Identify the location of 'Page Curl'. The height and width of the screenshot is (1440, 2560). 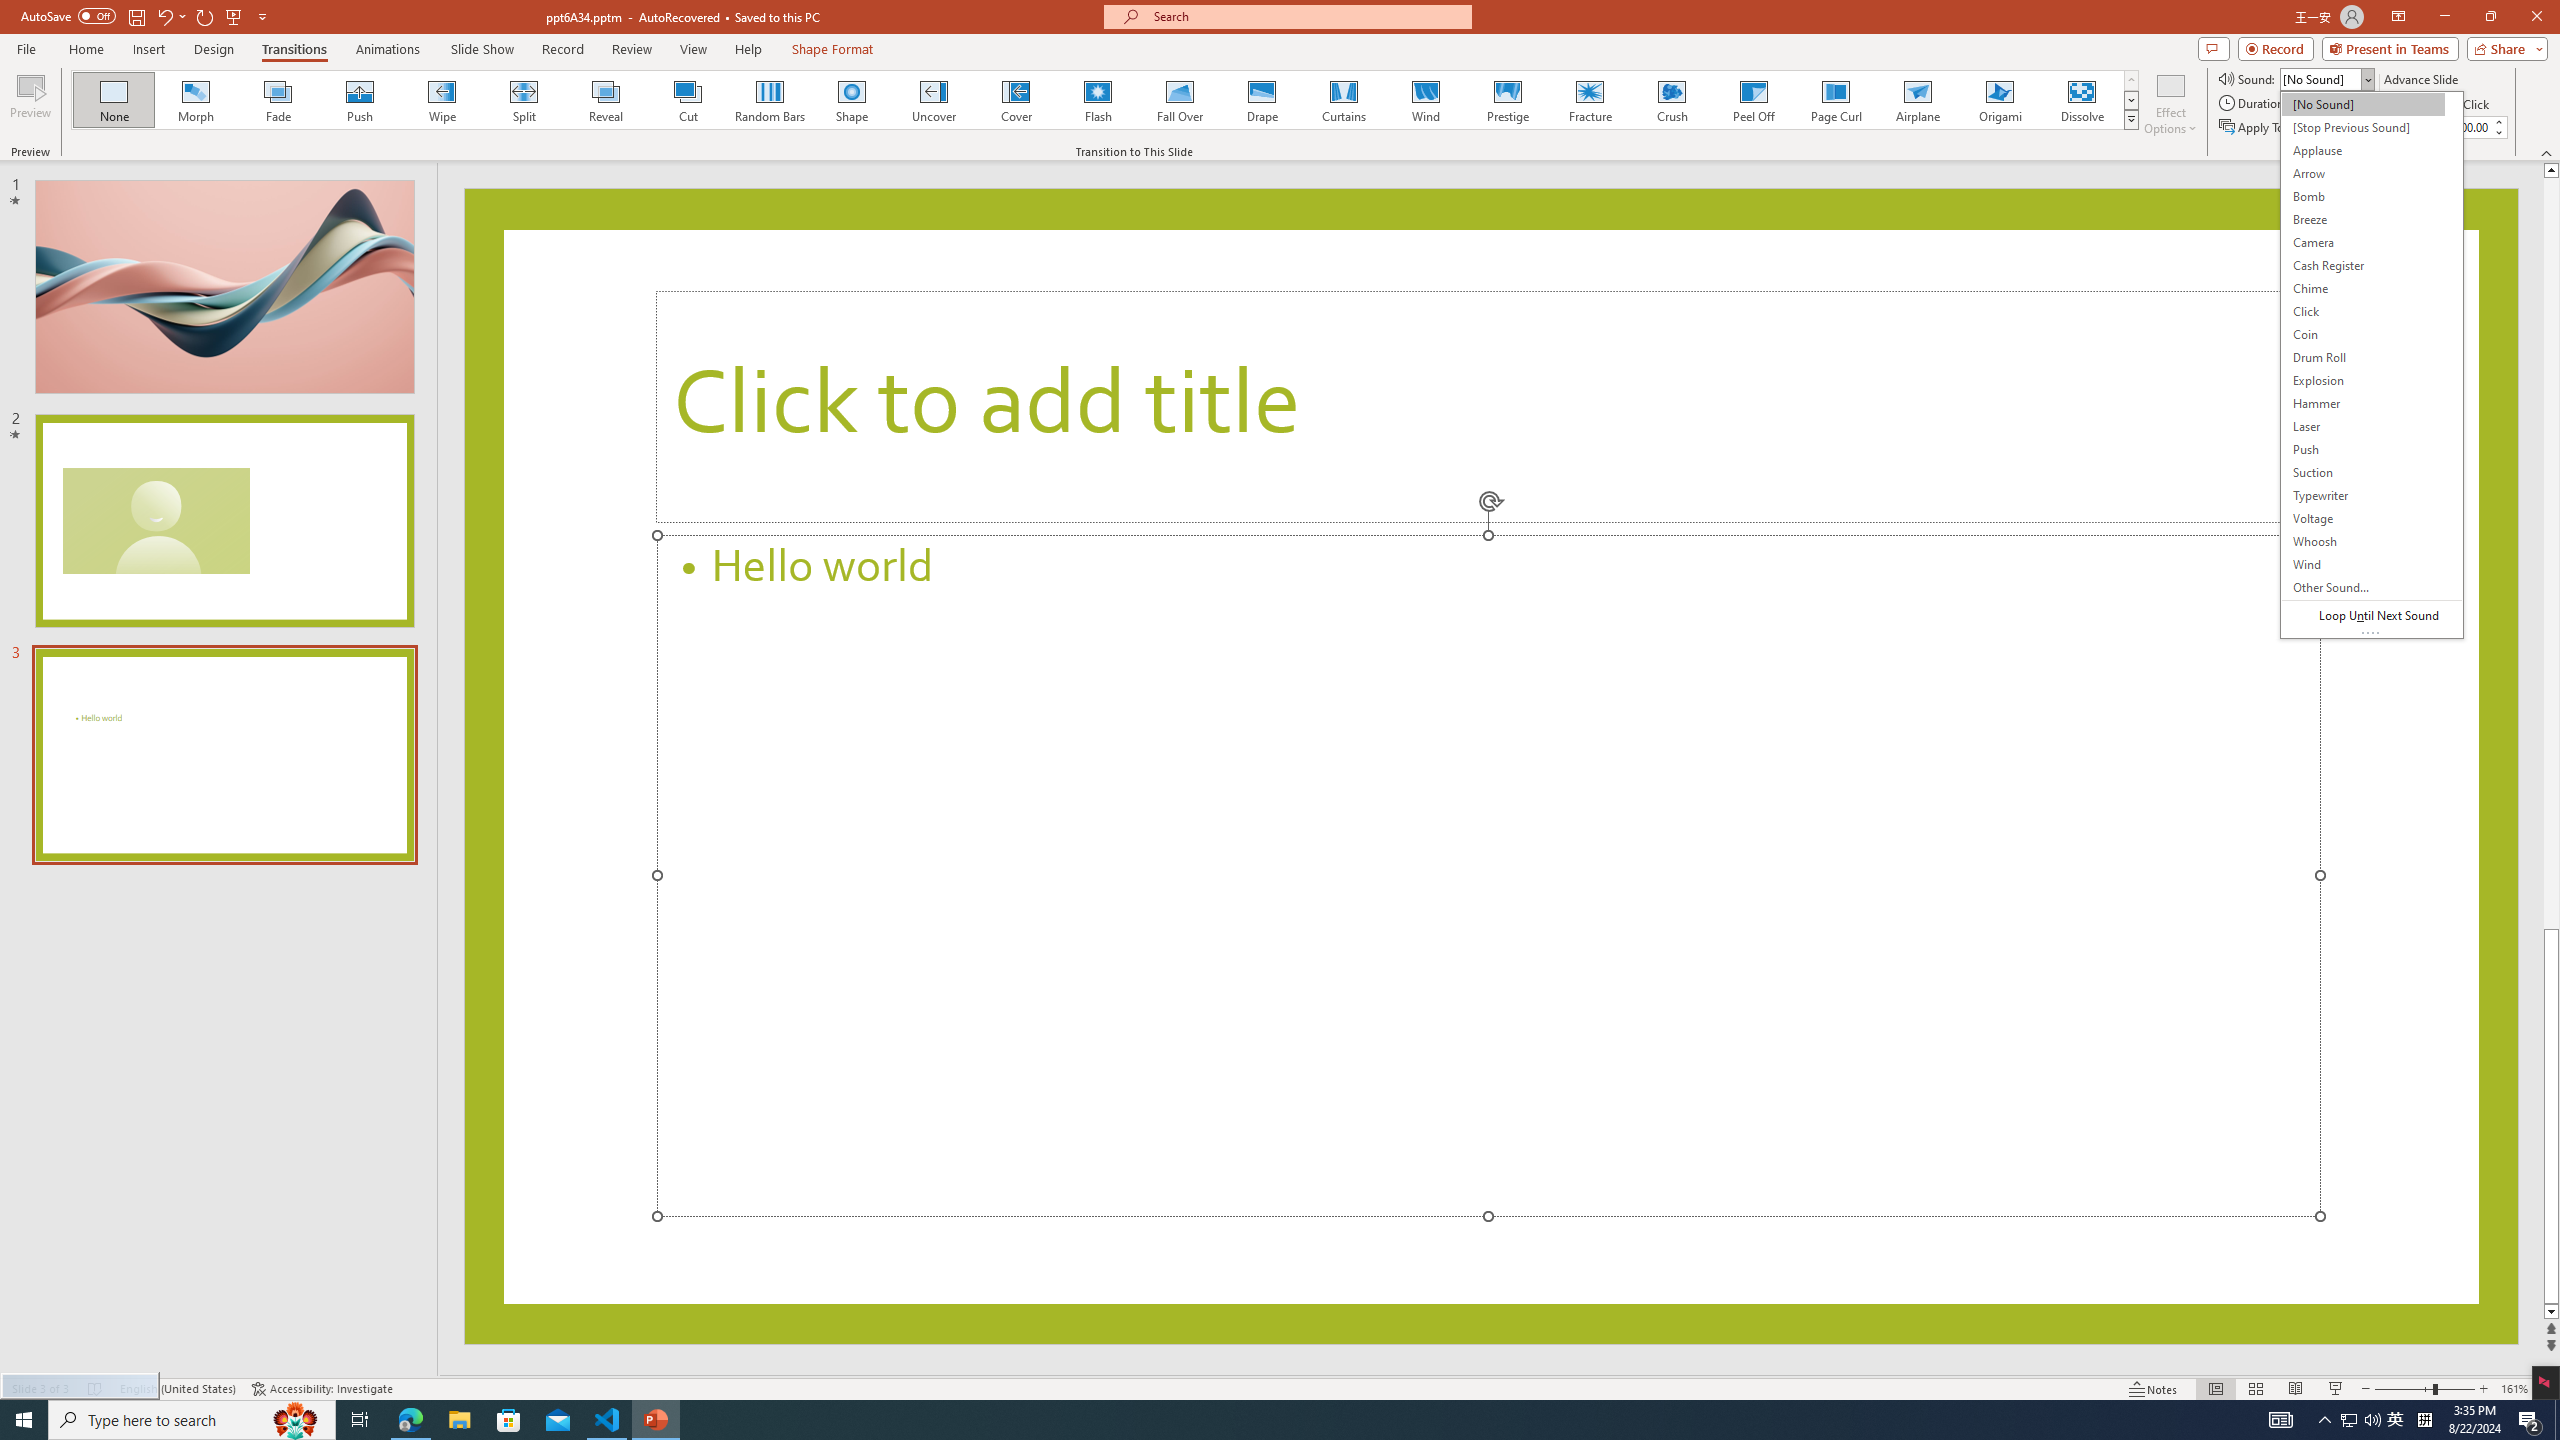
(1834, 99).